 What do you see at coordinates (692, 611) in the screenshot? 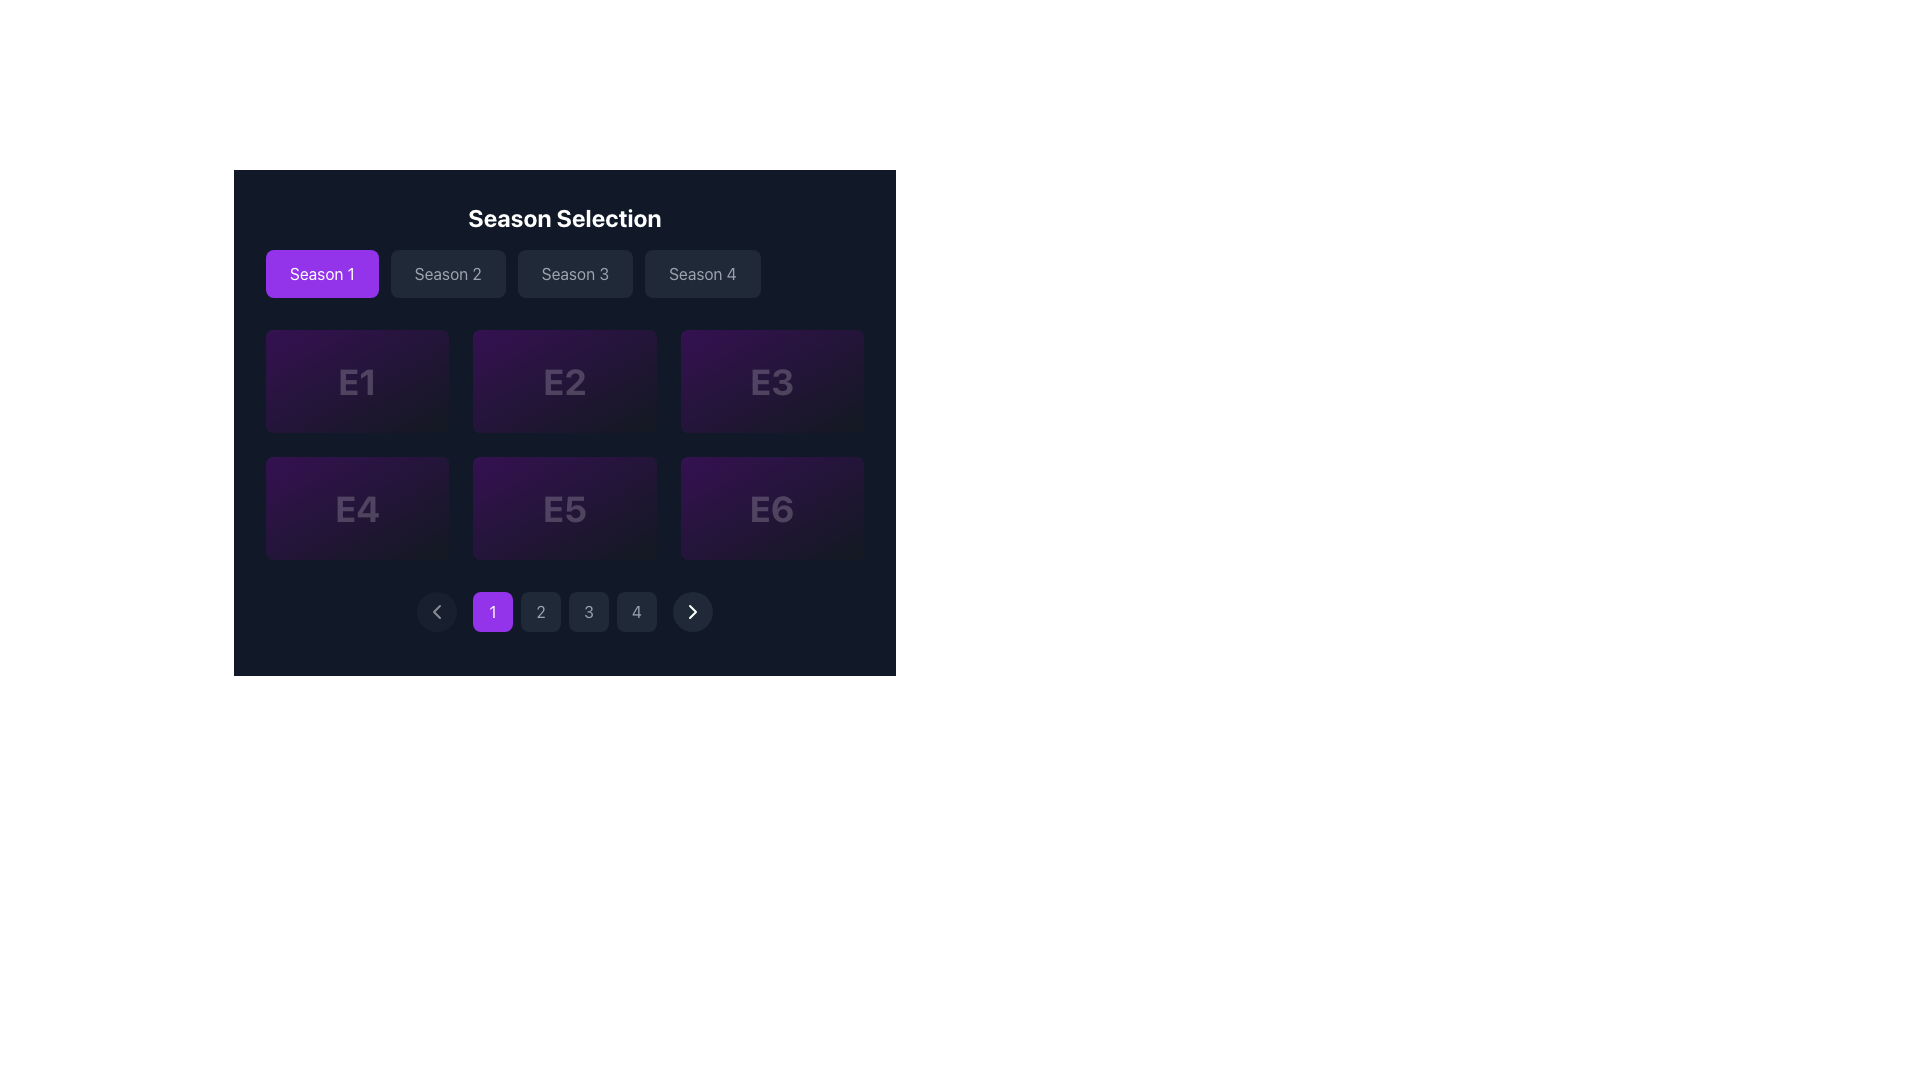
I see `the right-chevron icon in the pagination control area` at bounding box center [692, 611].